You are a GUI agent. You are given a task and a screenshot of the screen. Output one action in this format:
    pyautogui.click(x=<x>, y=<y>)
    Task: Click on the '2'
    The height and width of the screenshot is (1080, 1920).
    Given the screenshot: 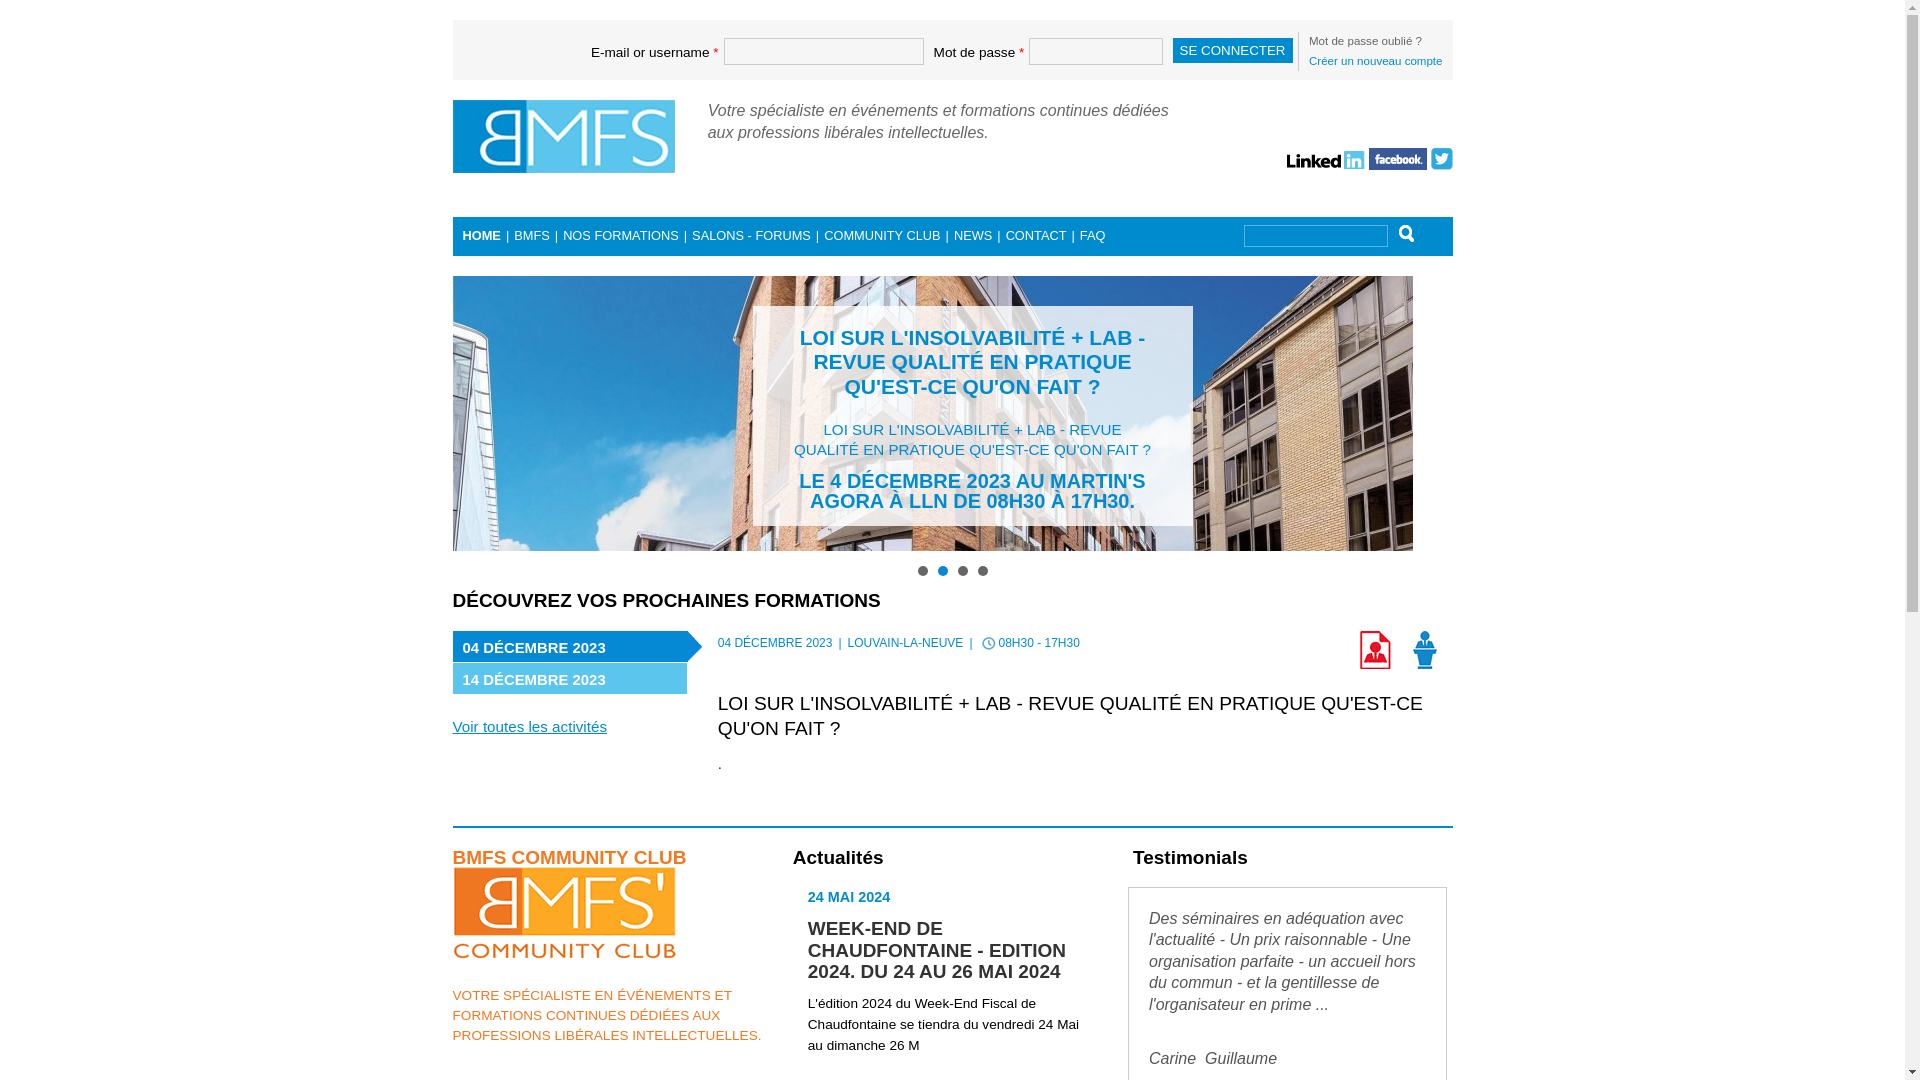 What is the action you would take?
    pyautogui.click(x=941, y=570)
    